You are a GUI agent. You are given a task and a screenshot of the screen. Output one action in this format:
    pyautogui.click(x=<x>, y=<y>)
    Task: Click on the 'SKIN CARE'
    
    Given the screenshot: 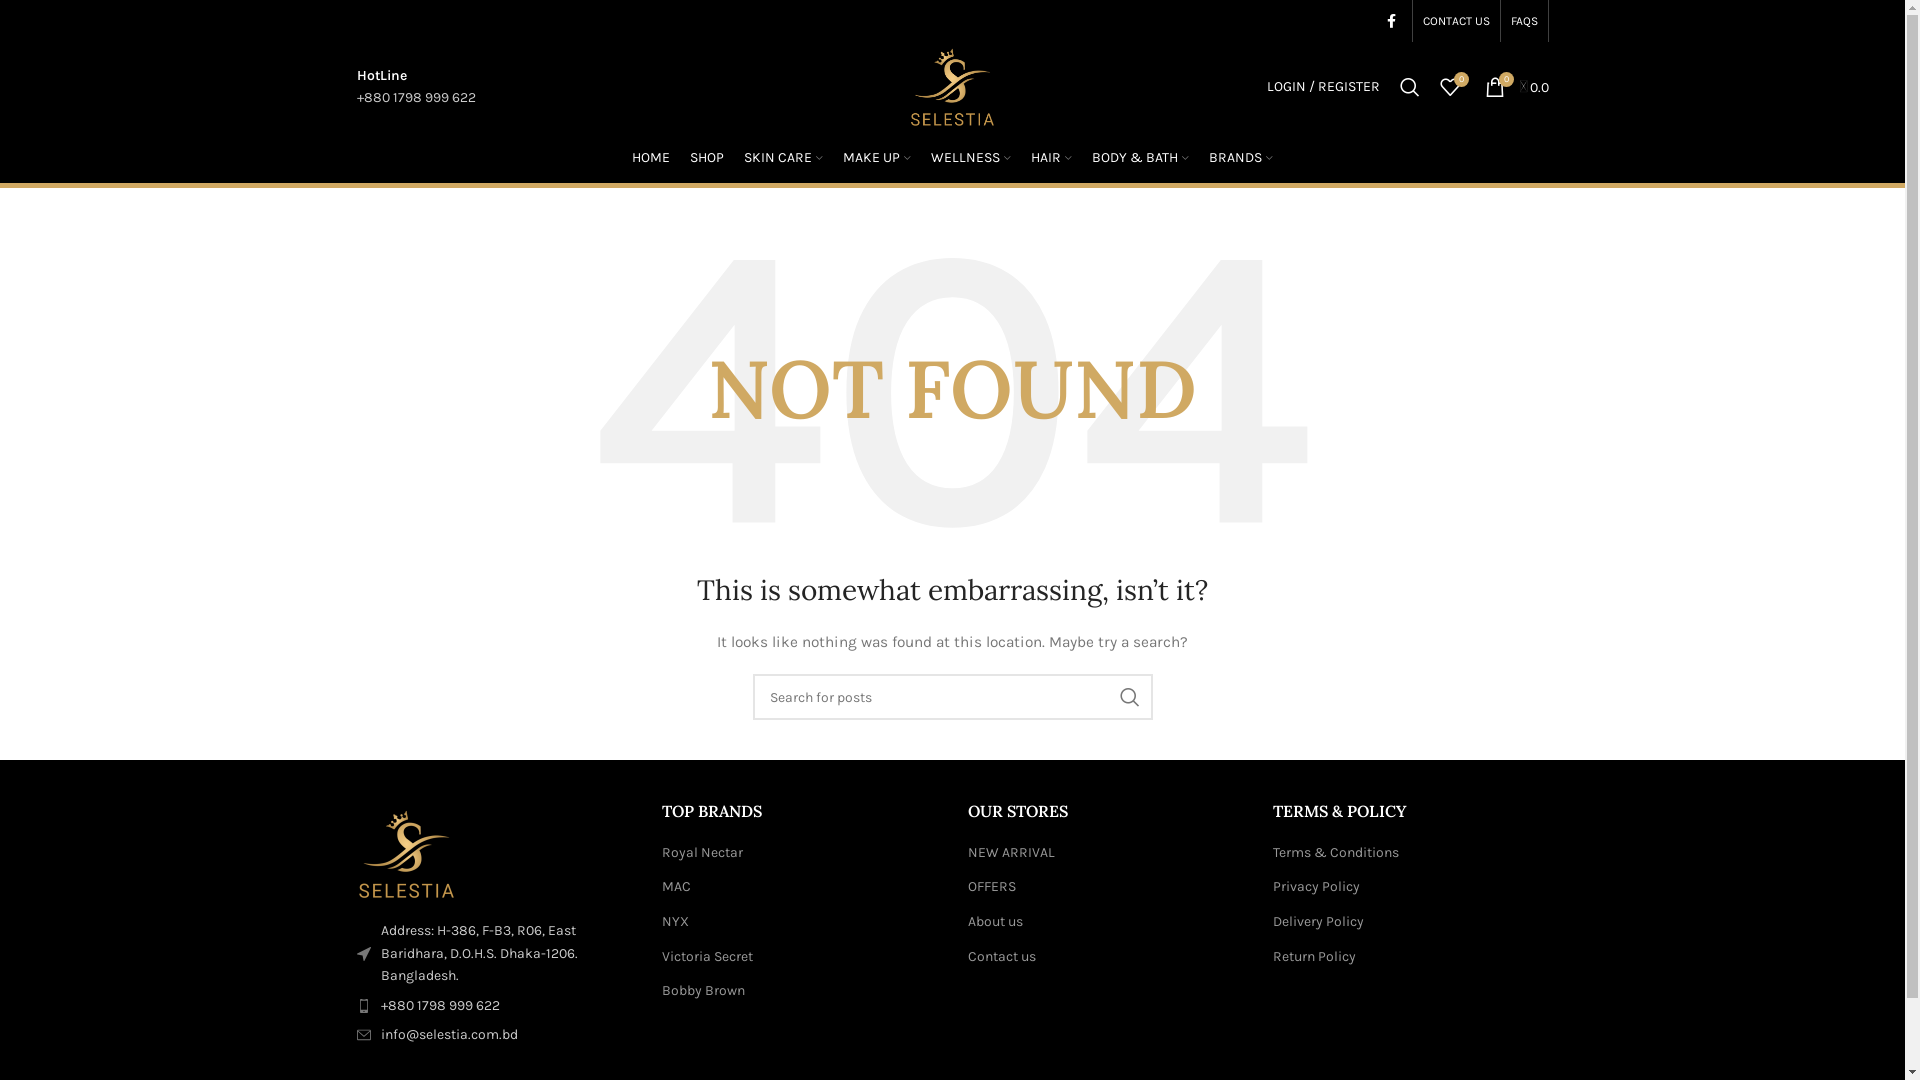 What is the action you would take?
    pyautogui.click(x=743, y=157)
    